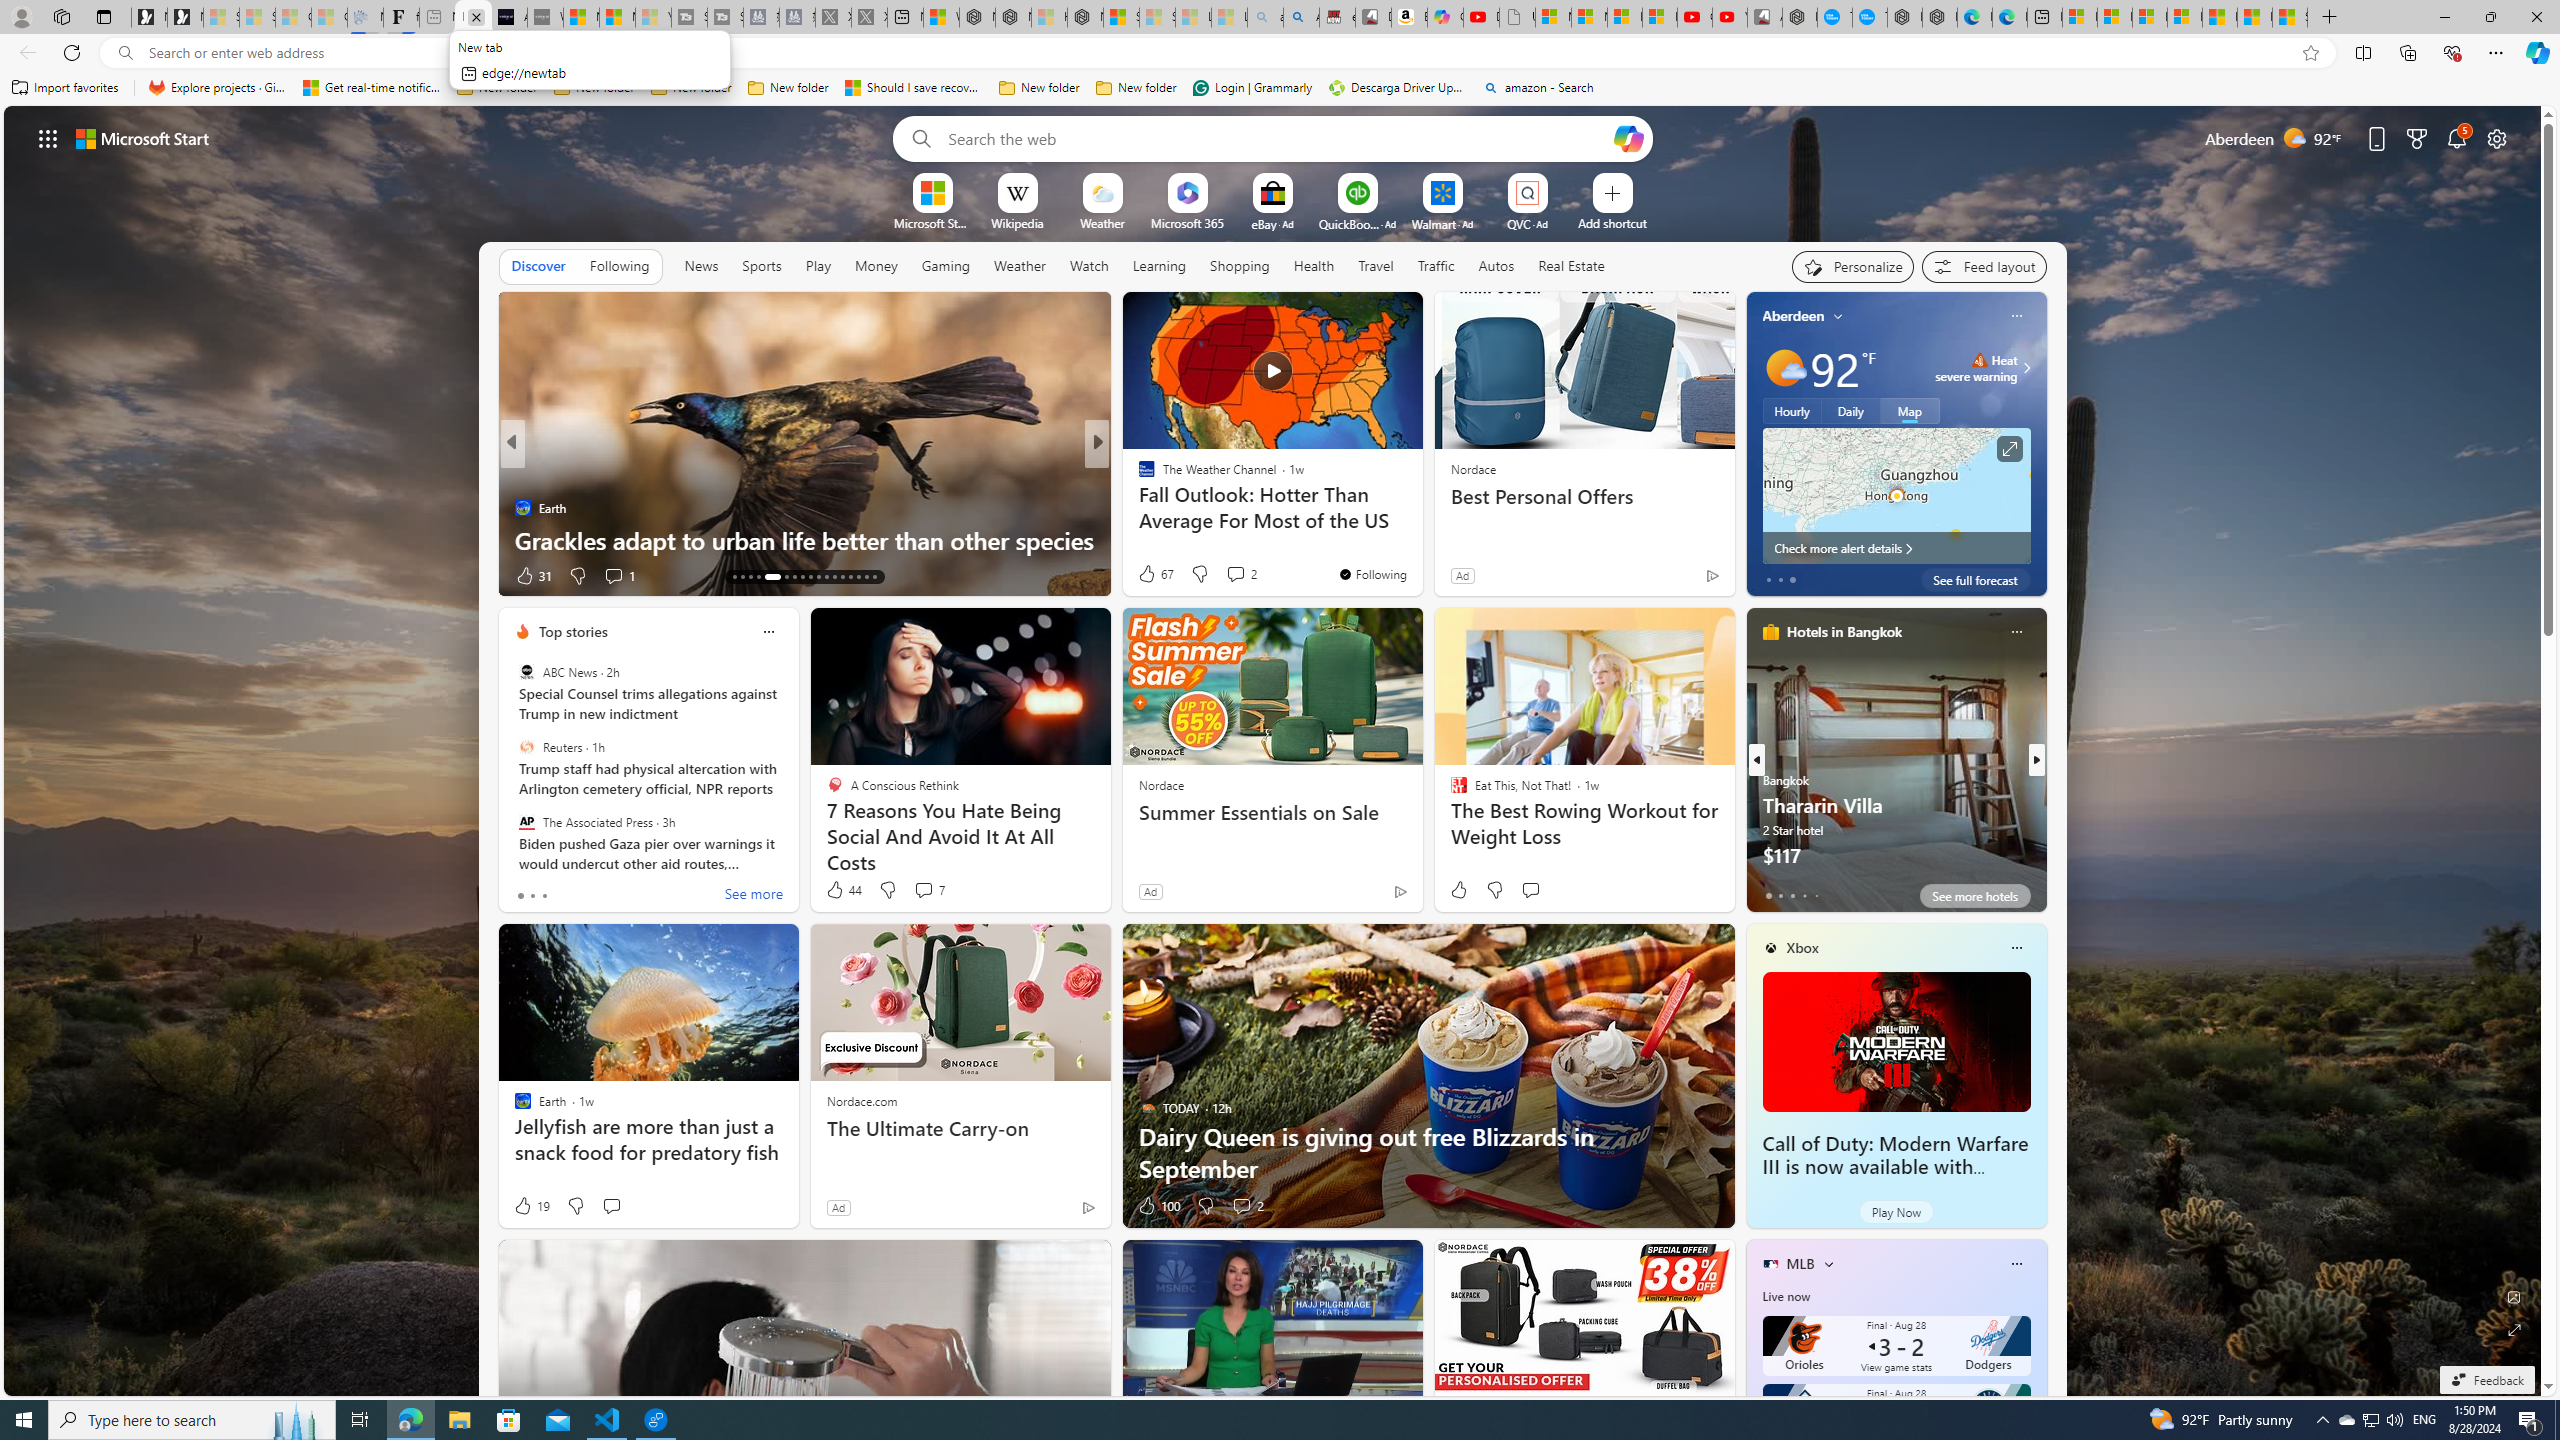 This screenshot has height=1440, width=2560. Describe the element at coordinates (1791, 409) in the screenshot. I see `'Hourly'` at that location.